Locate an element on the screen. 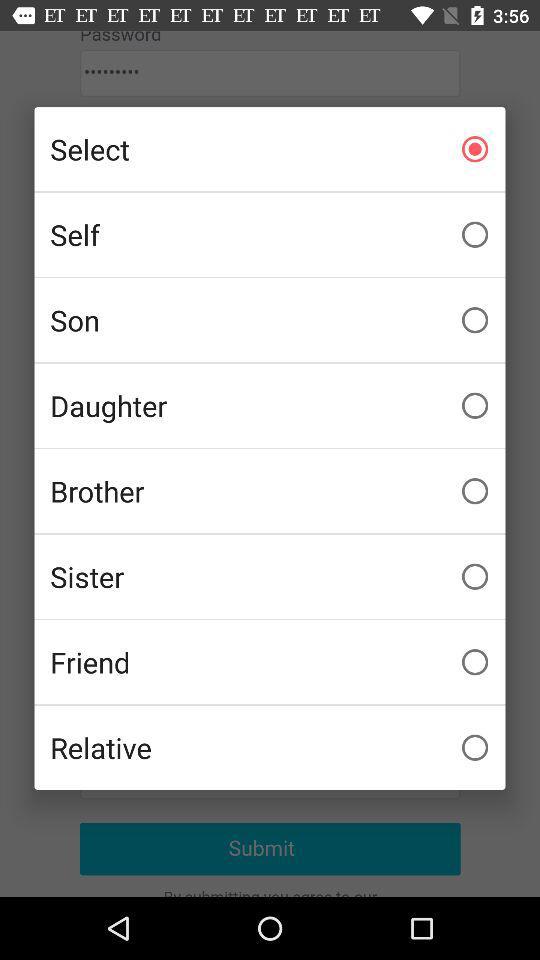 This screenshot has height=960, width=540. the friend checkbox is located at coordinates (270, 662).